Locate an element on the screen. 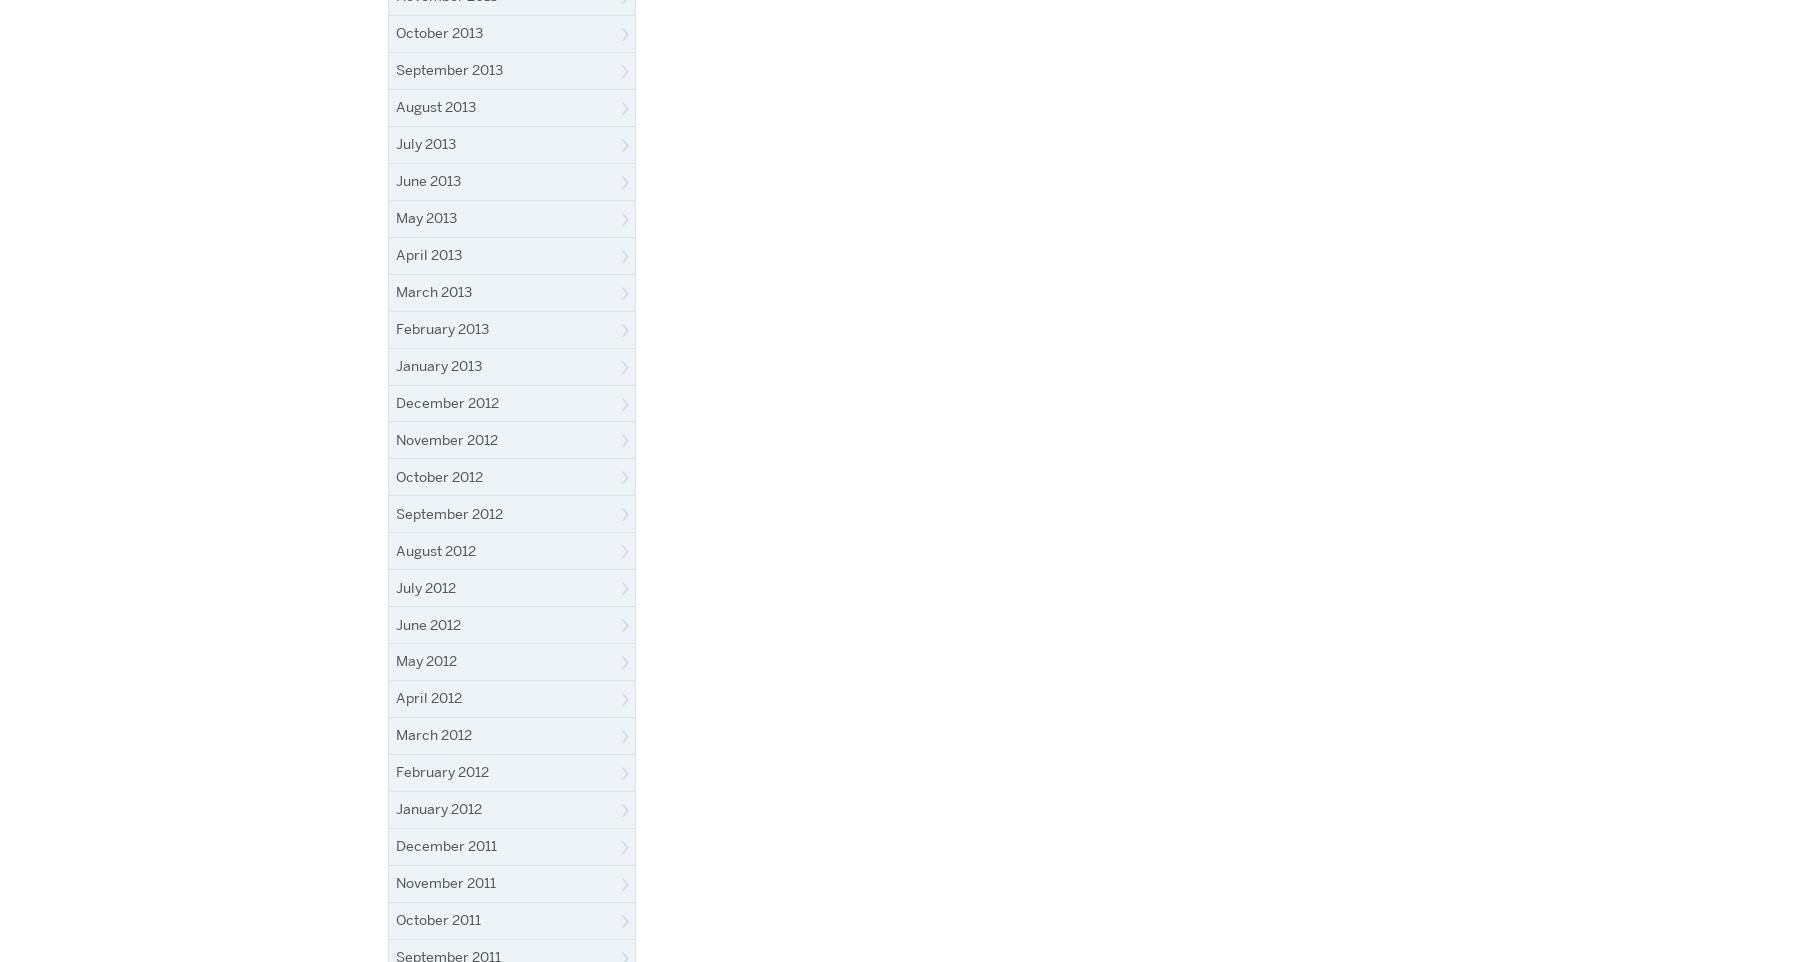  'March 2013' is located at coordinates (433, 290).